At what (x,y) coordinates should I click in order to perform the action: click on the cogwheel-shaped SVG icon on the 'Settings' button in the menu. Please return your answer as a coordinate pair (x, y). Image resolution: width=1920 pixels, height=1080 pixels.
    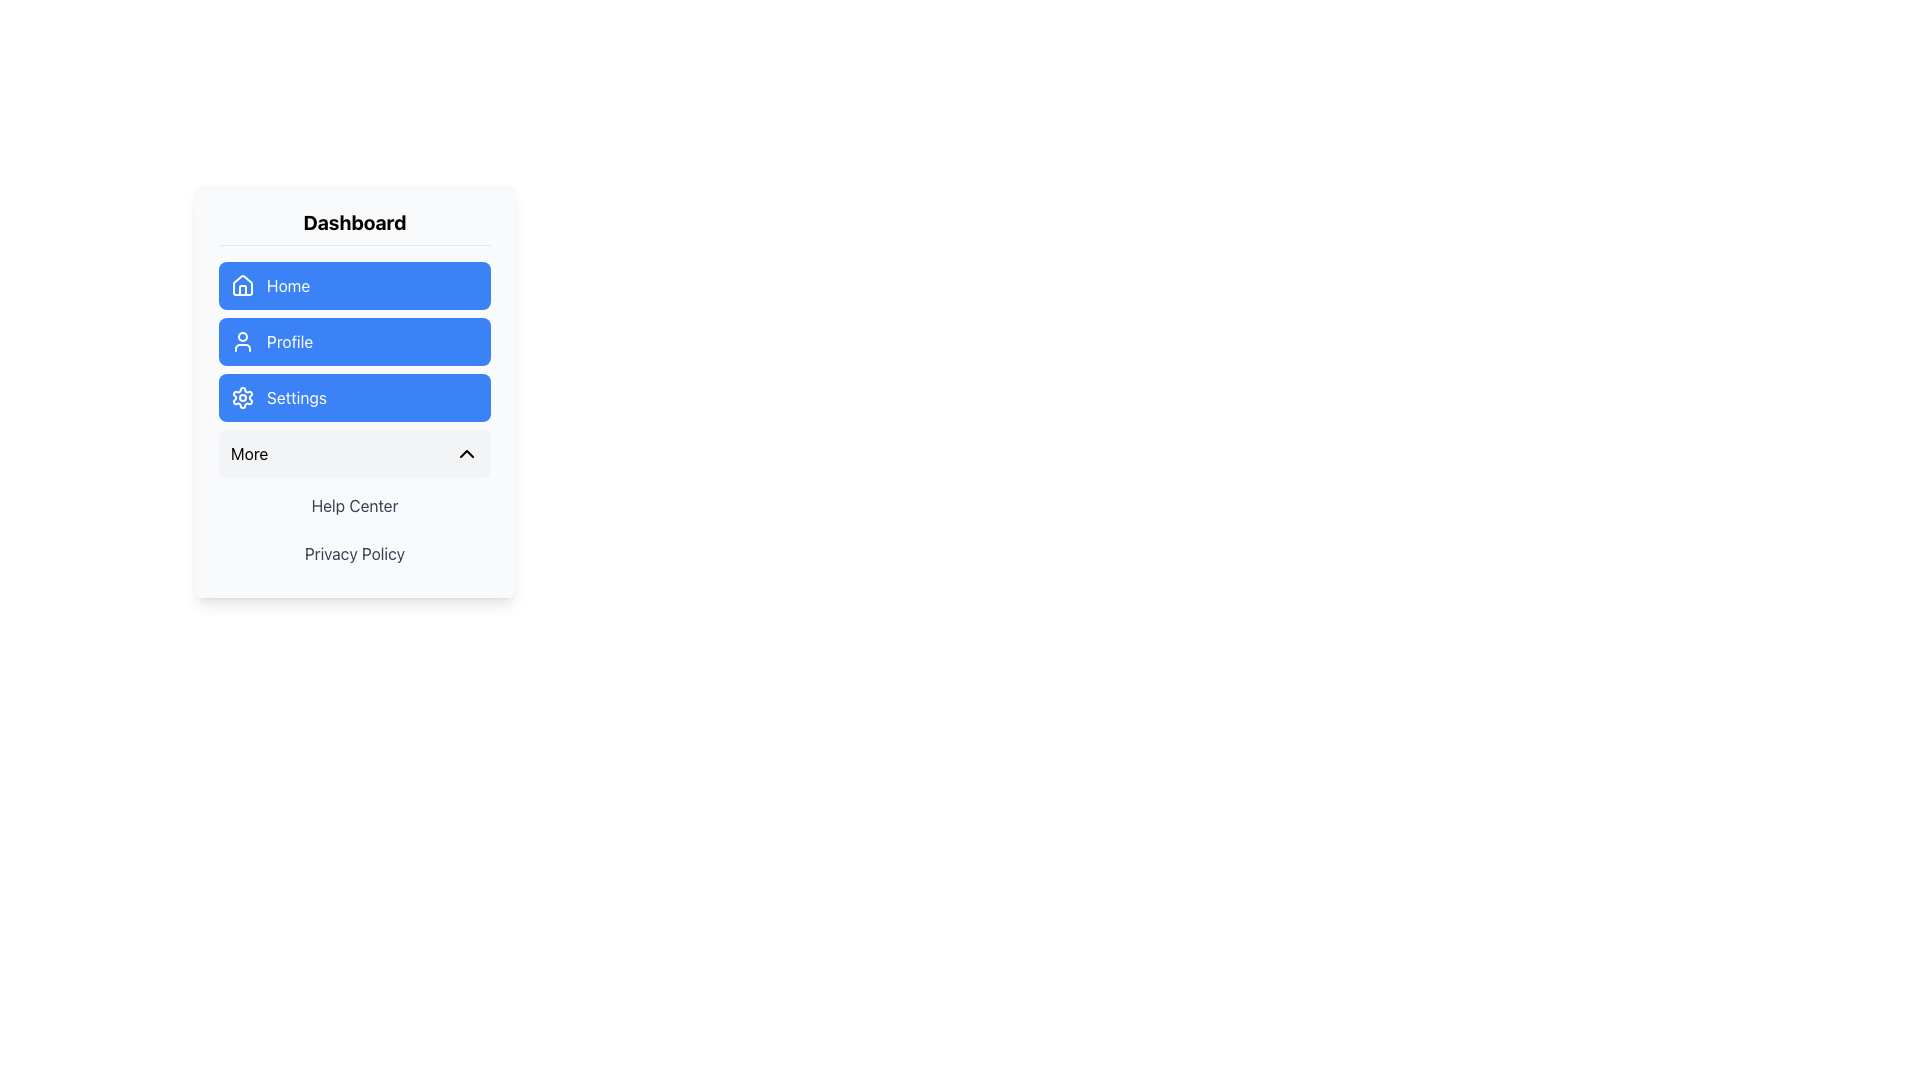
    Looking at the image, I should click on (242, 397).